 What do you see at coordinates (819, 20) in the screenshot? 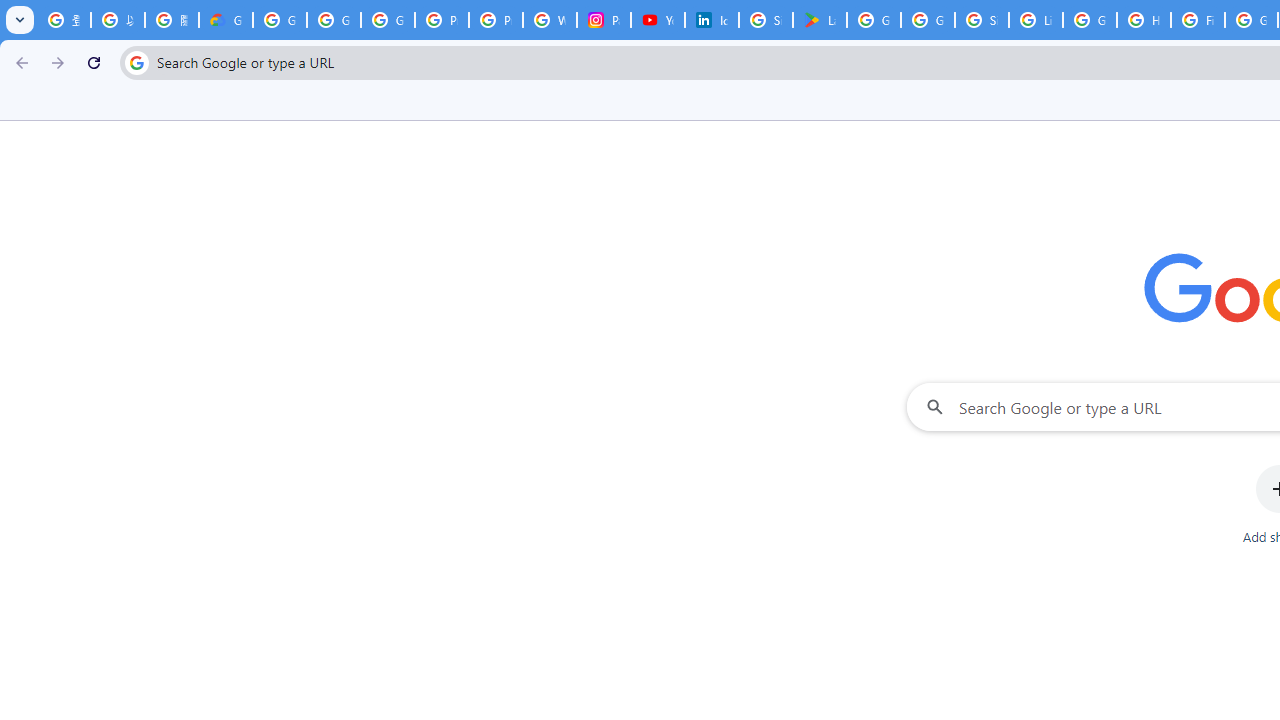
I see `'Last Shelter: Survival - Apps on Google Play'` at bounding box center [819, 20].